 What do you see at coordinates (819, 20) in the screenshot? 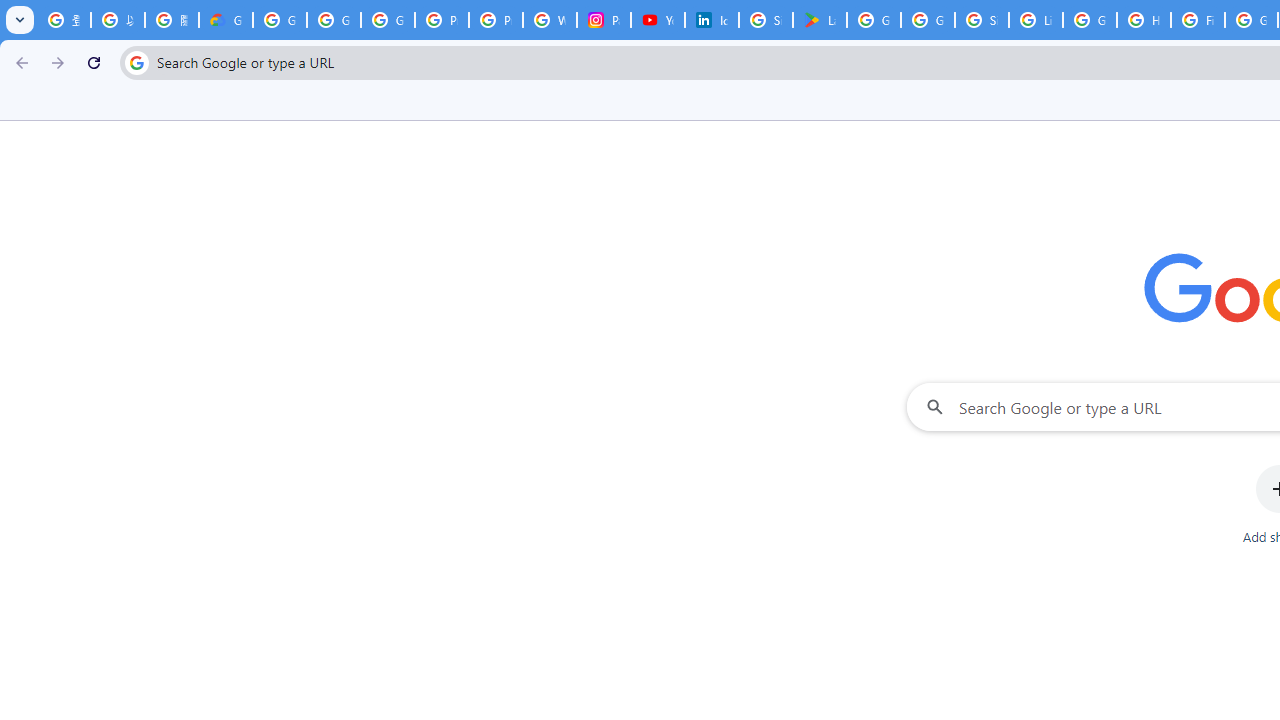
I see `'Last Shelter: Survival - Apps on Google Play'` at bounding box center [819, 20].